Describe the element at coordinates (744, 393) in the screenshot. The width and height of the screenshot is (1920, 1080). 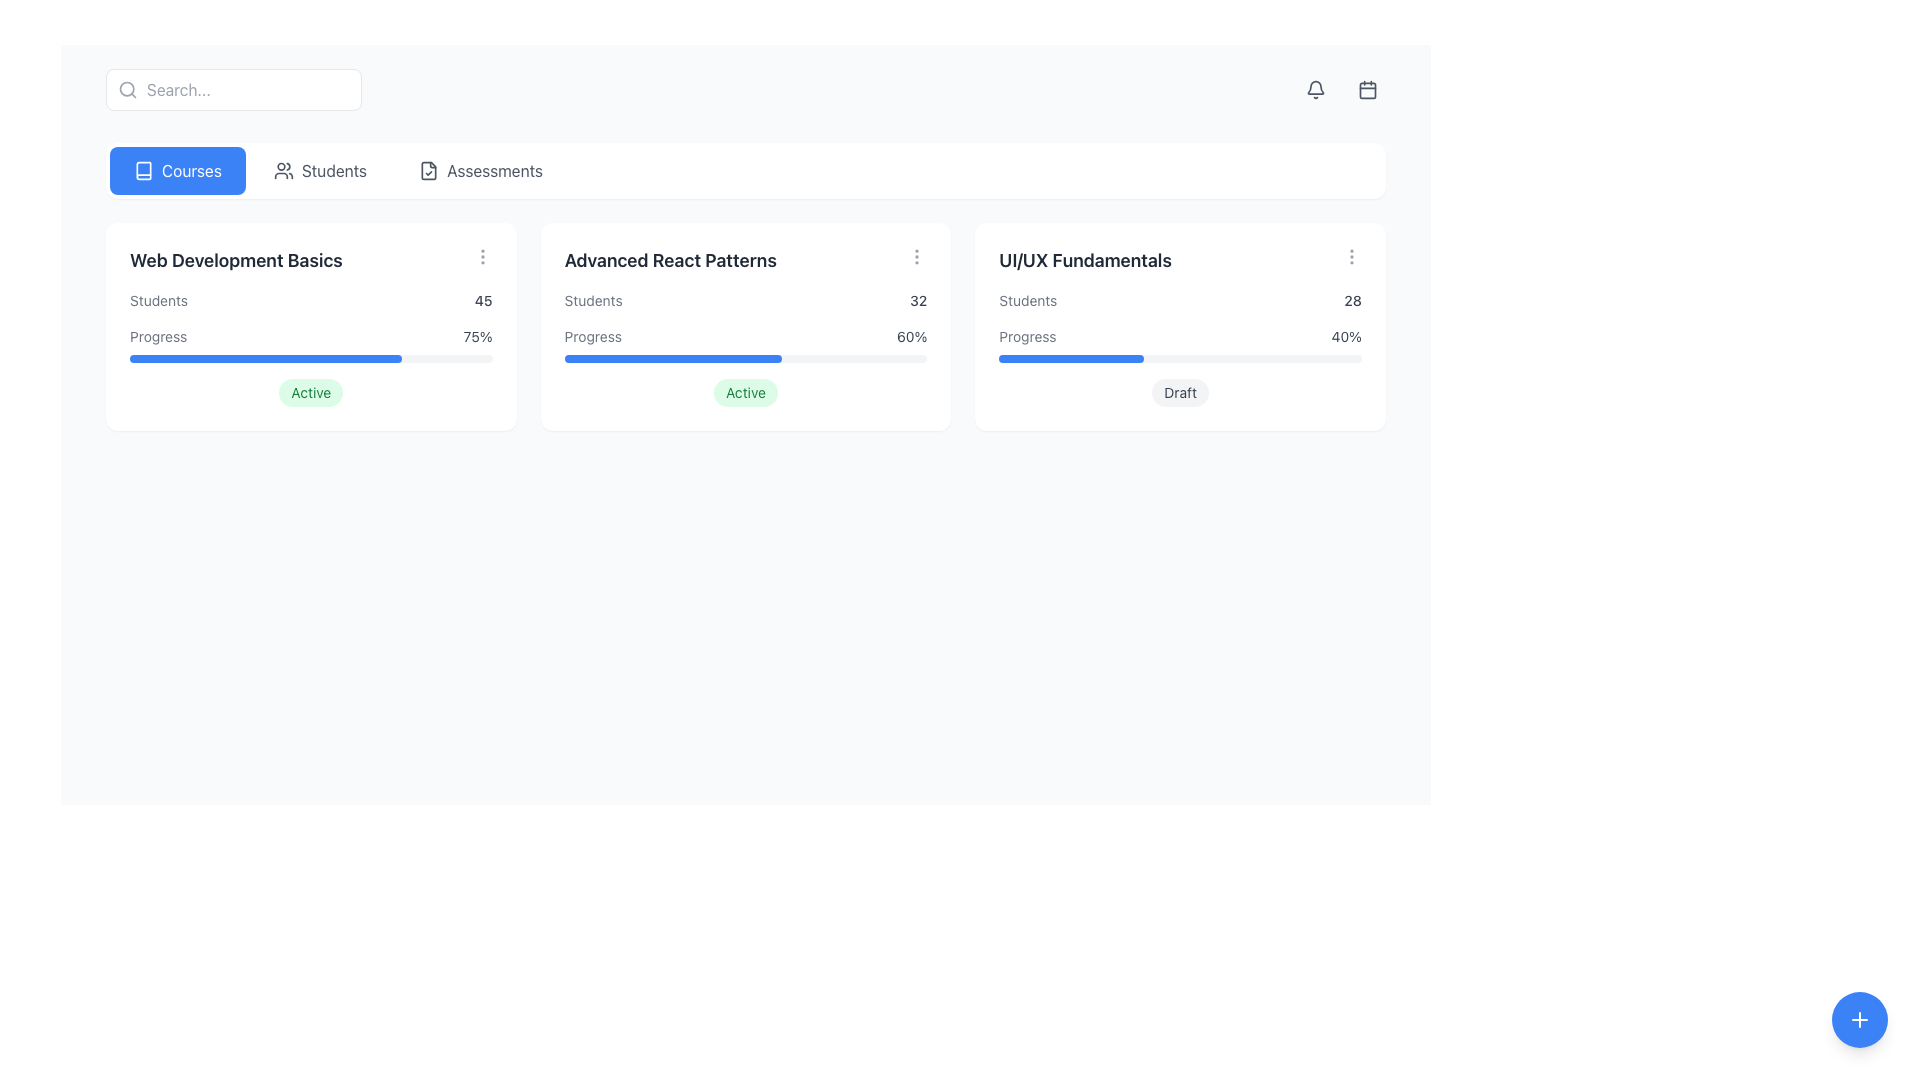
I see `the 'Active' badge with a light green background located at the bottom center of the 'Advanced React Patterns' course card` at that location.